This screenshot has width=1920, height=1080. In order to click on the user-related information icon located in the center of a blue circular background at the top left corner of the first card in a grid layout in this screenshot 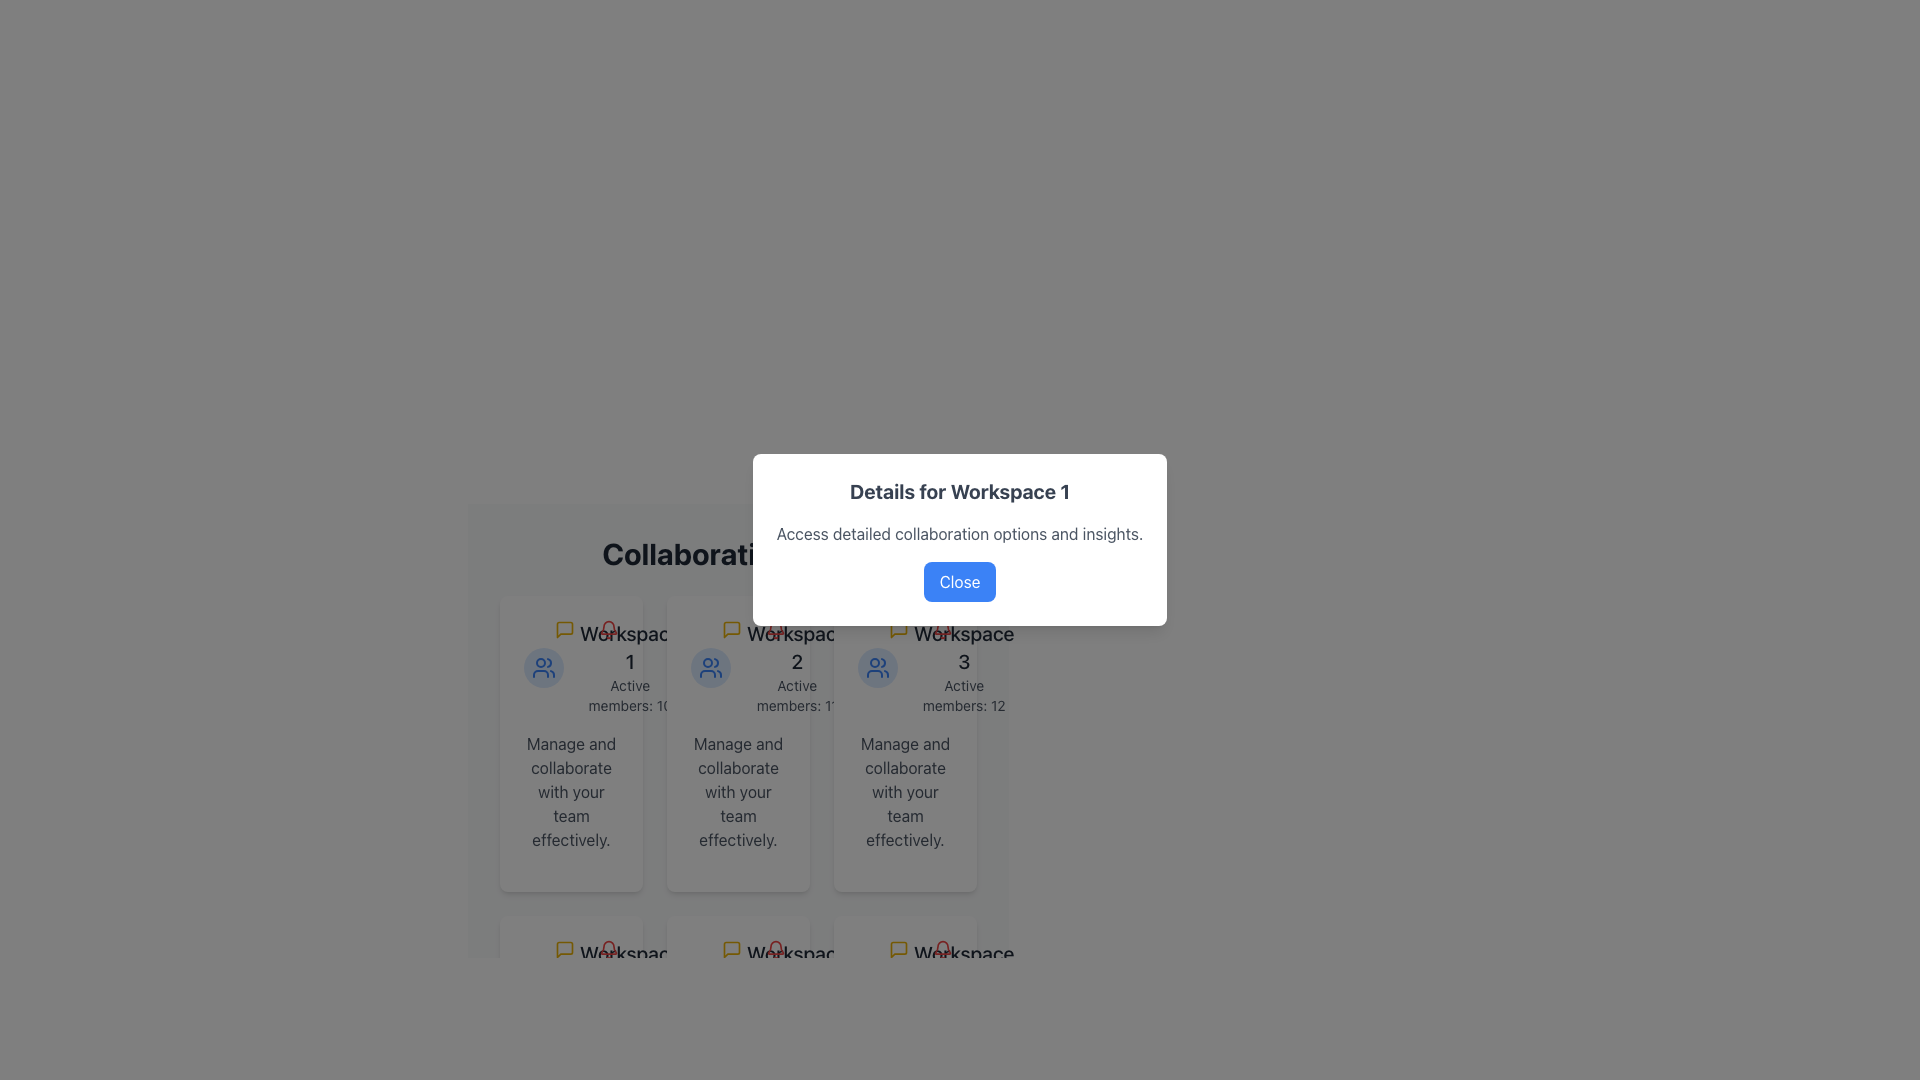, I will do `click(543, 667)`.